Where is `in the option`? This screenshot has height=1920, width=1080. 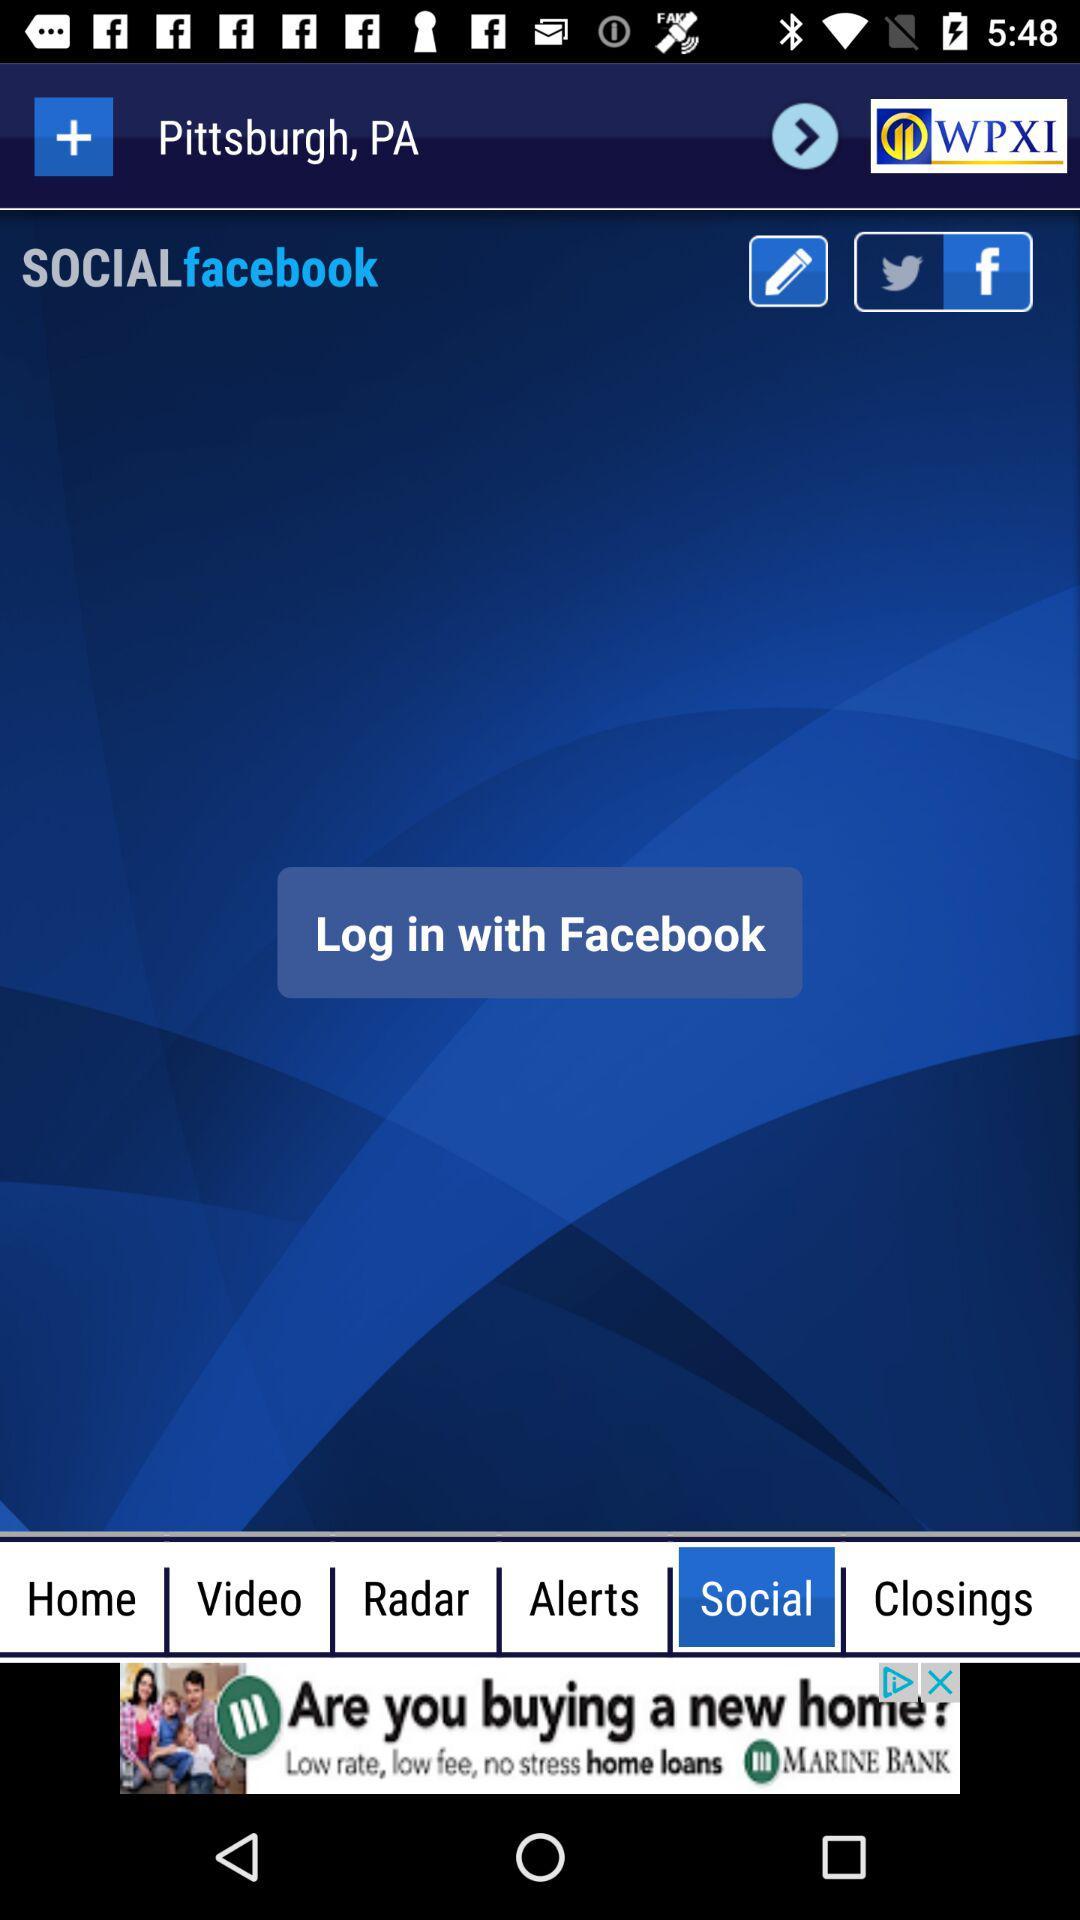 in the option is located at coordinates (72, 135).